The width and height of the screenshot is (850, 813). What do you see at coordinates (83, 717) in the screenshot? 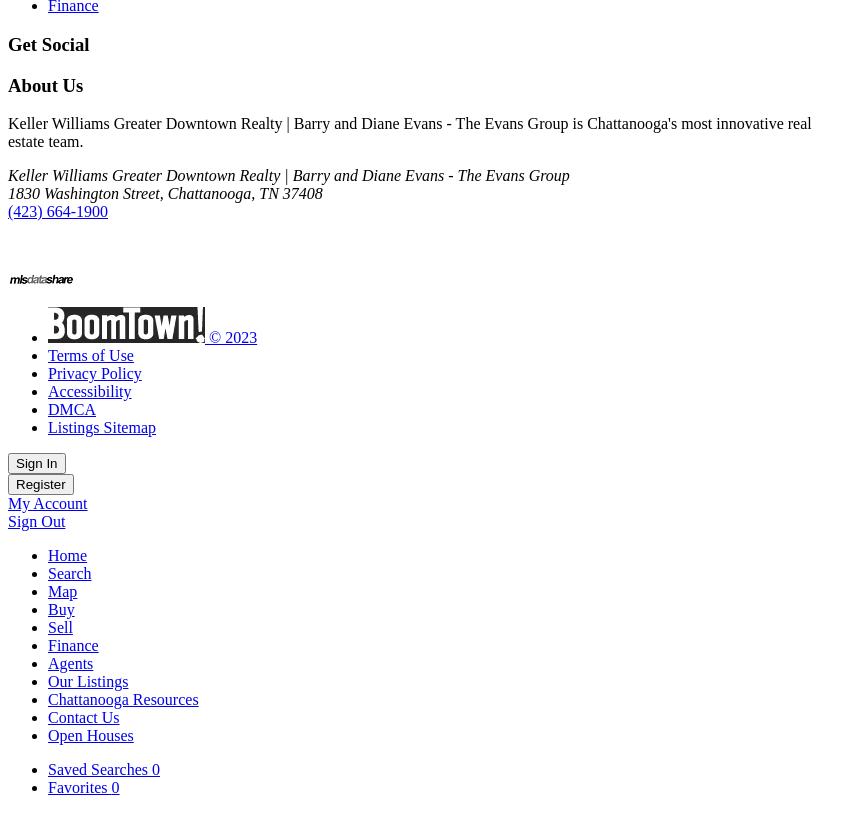
I see `'Contact Us'` at bounding box center [83, 717].